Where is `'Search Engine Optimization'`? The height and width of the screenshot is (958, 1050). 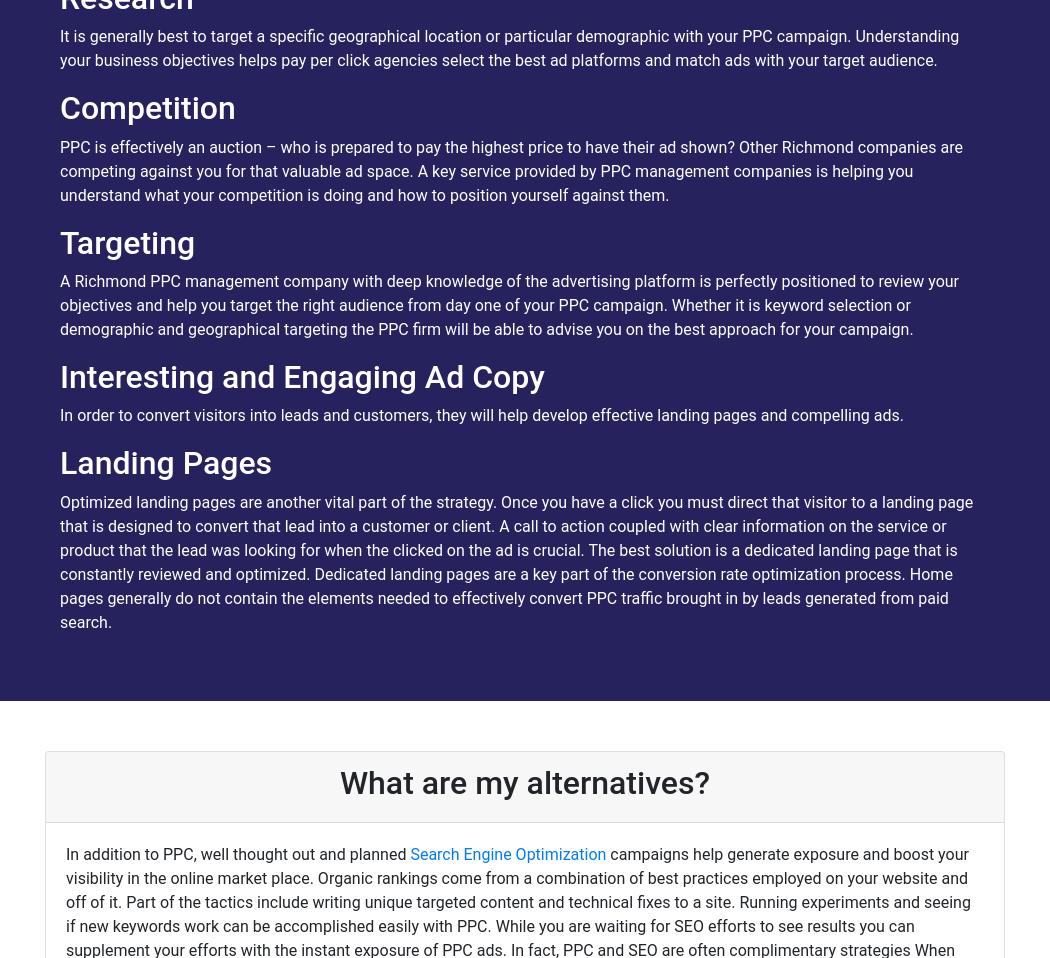 'Search Engine Optimization' is located at coordinates (506, 853).